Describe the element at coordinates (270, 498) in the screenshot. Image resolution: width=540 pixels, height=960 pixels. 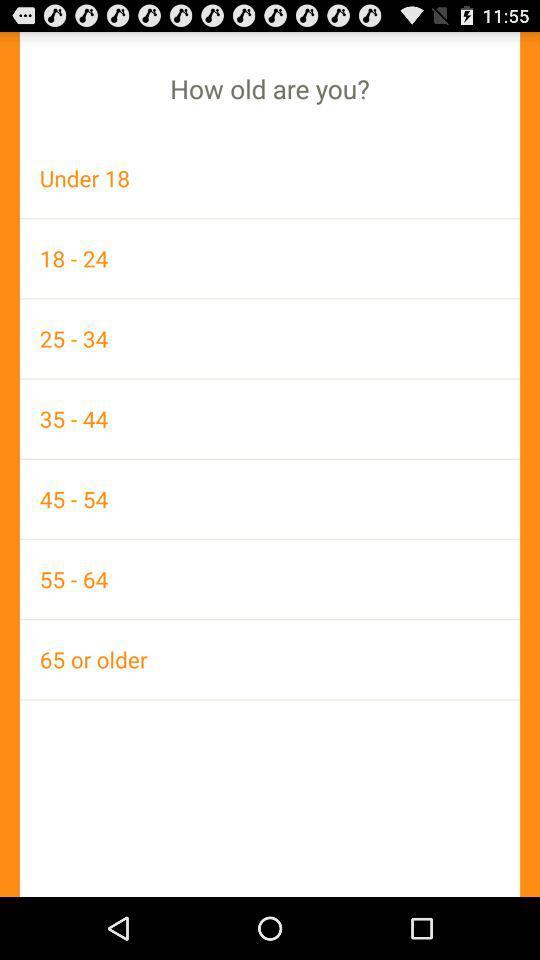
I see `45 - 54` at that location.